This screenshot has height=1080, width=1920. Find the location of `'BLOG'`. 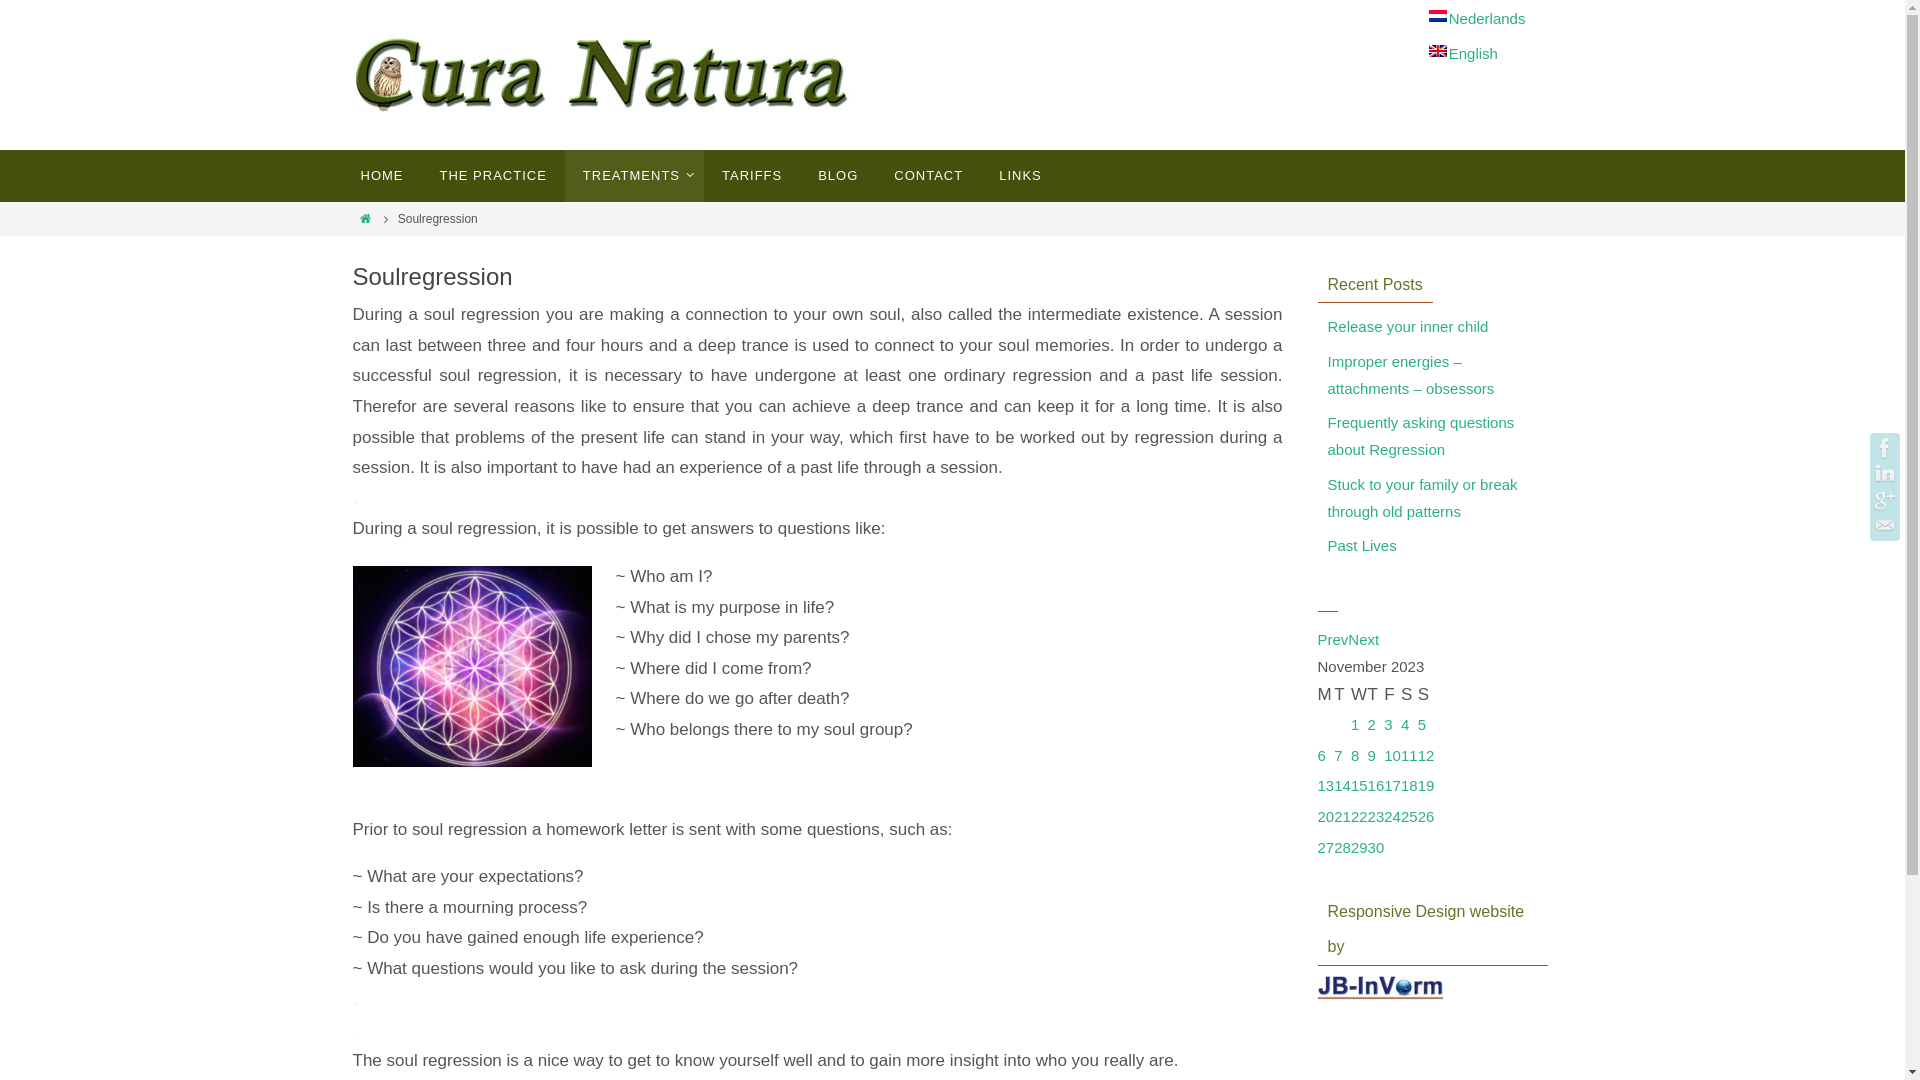

'BLOG' is located at coordinates (838, 175).